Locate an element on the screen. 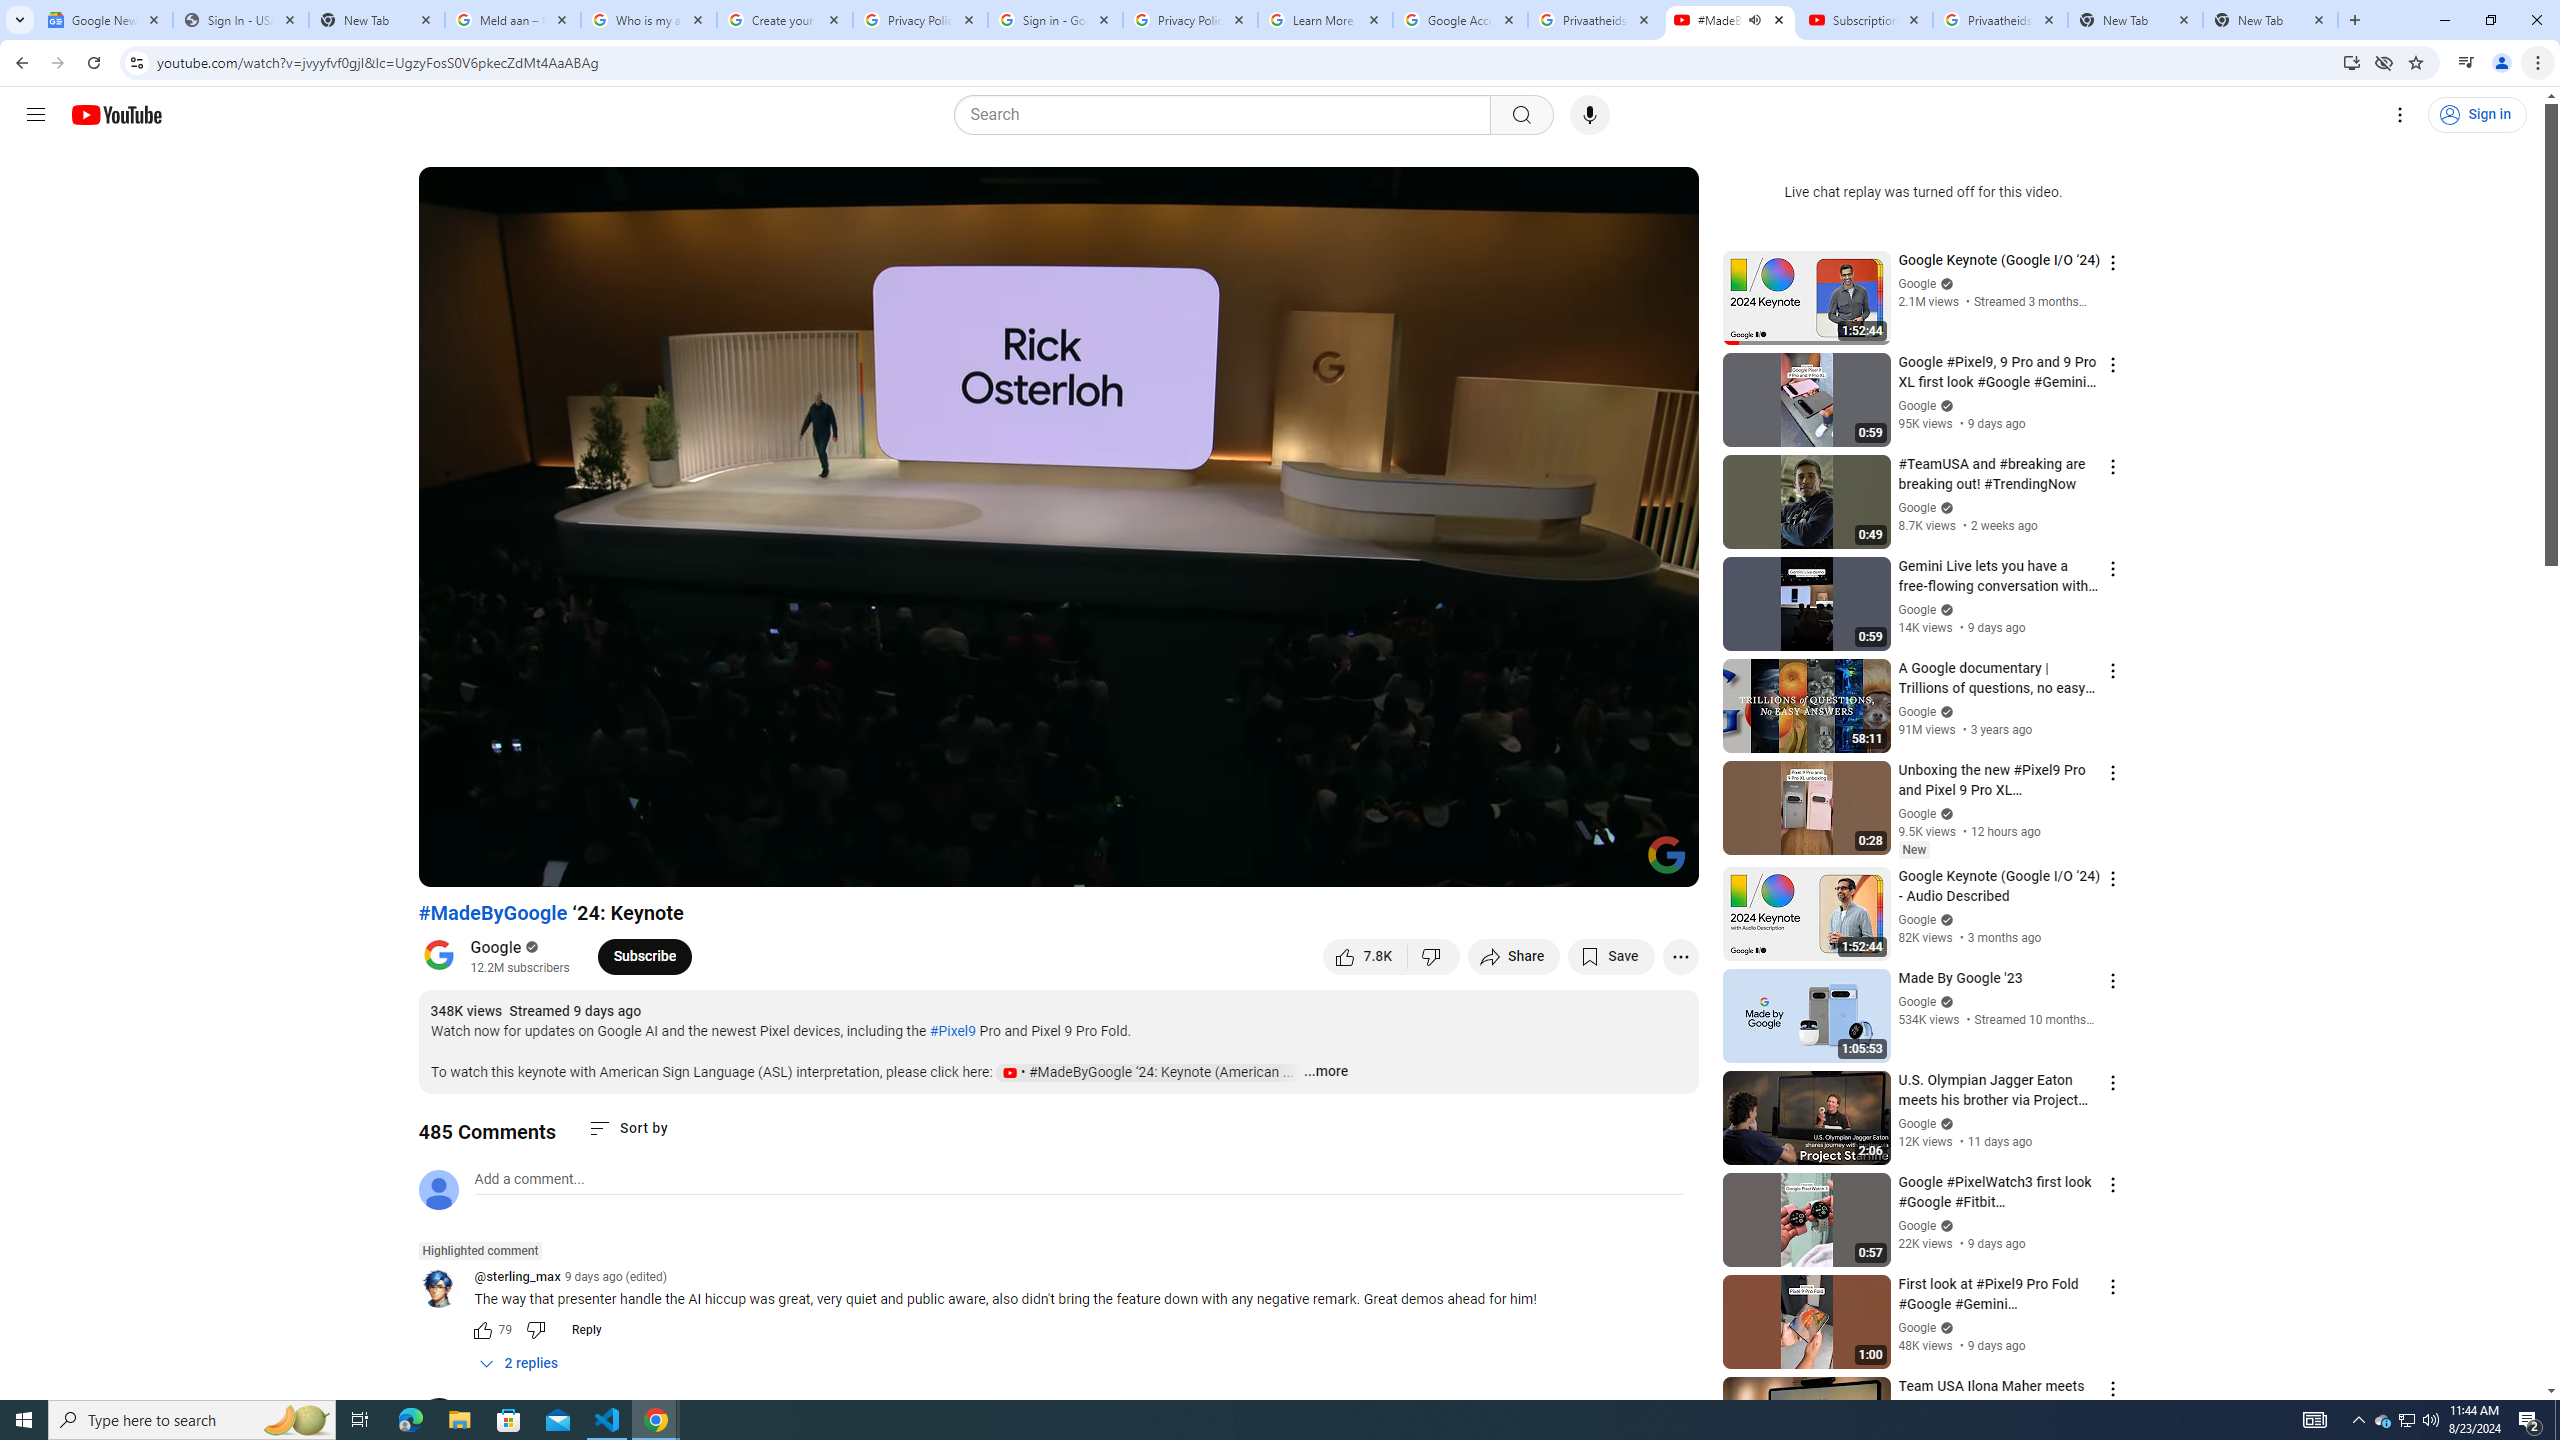 This screenshot has height=1440, width=2560. 'Verified' is located at coordinates (1944, 1326).